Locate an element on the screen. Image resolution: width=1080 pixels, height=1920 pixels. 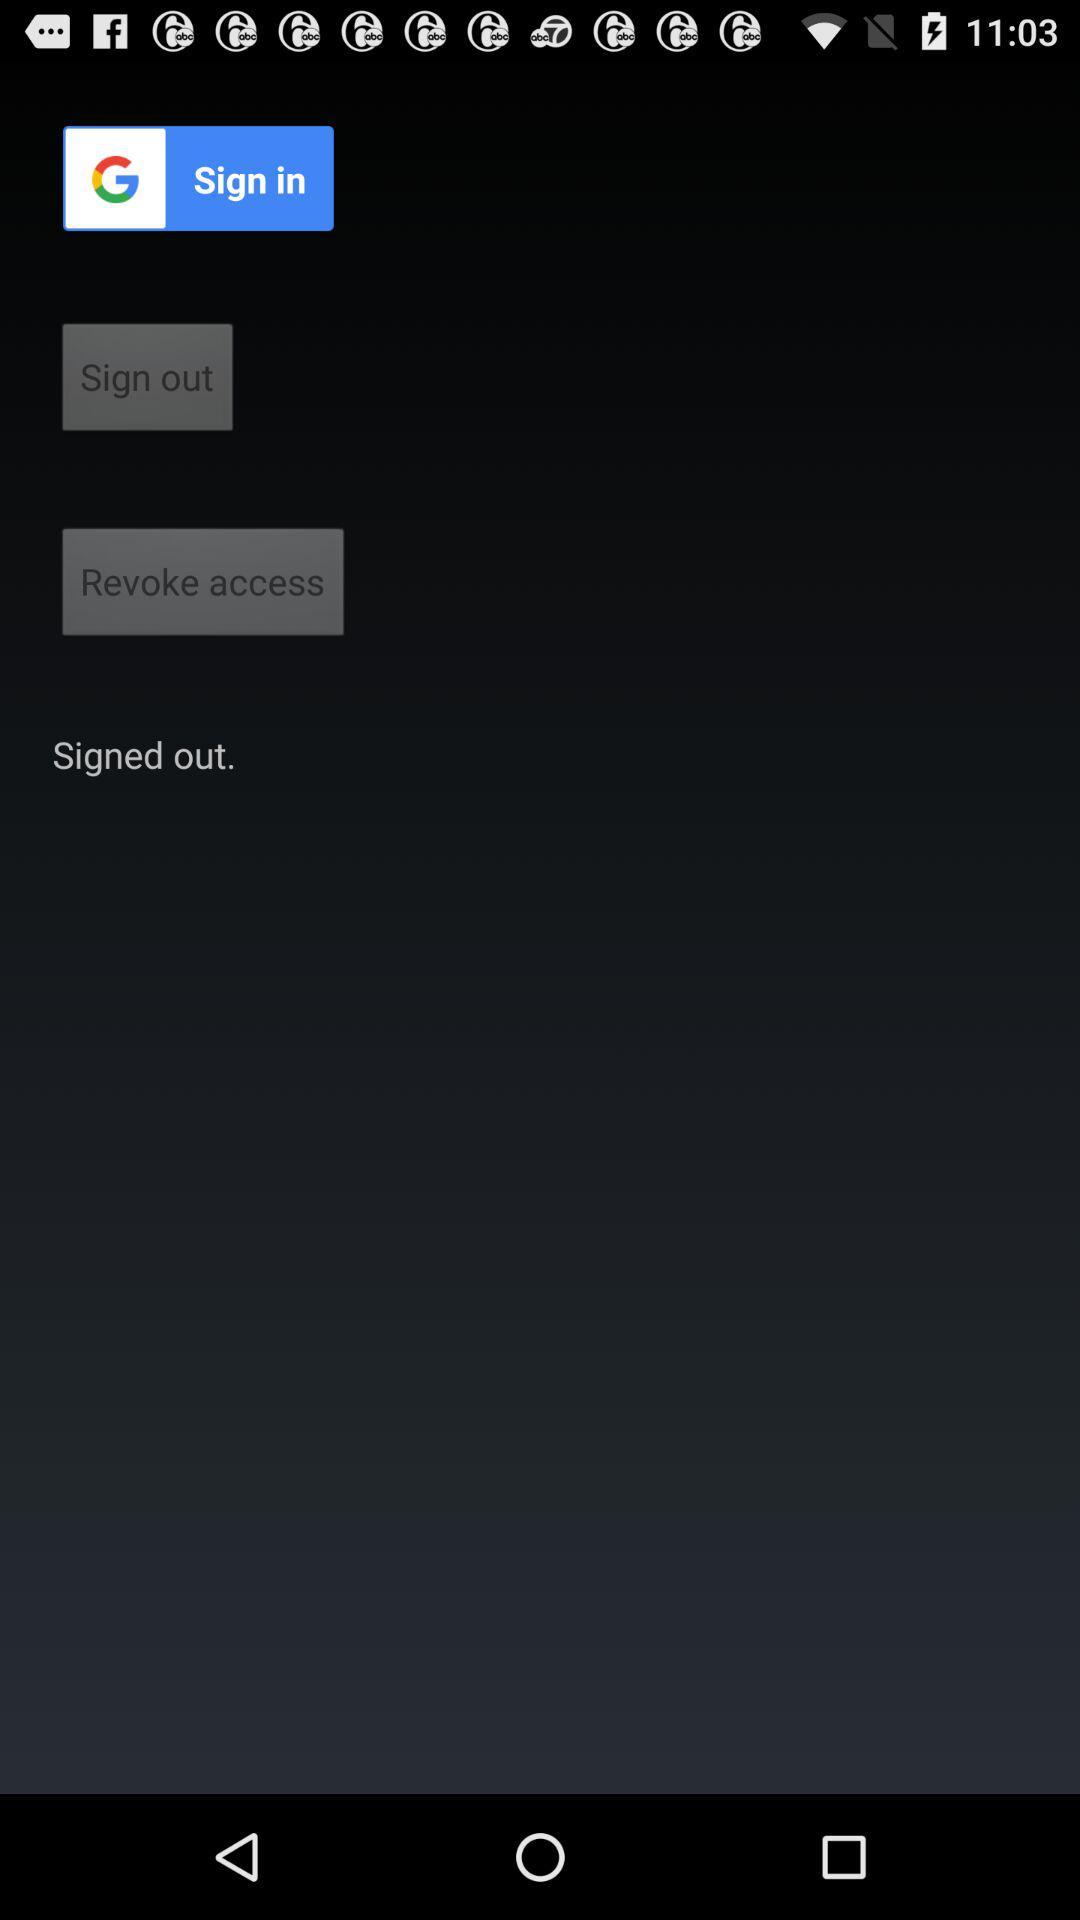
revoke access icon is located at coordinates (203, 587).